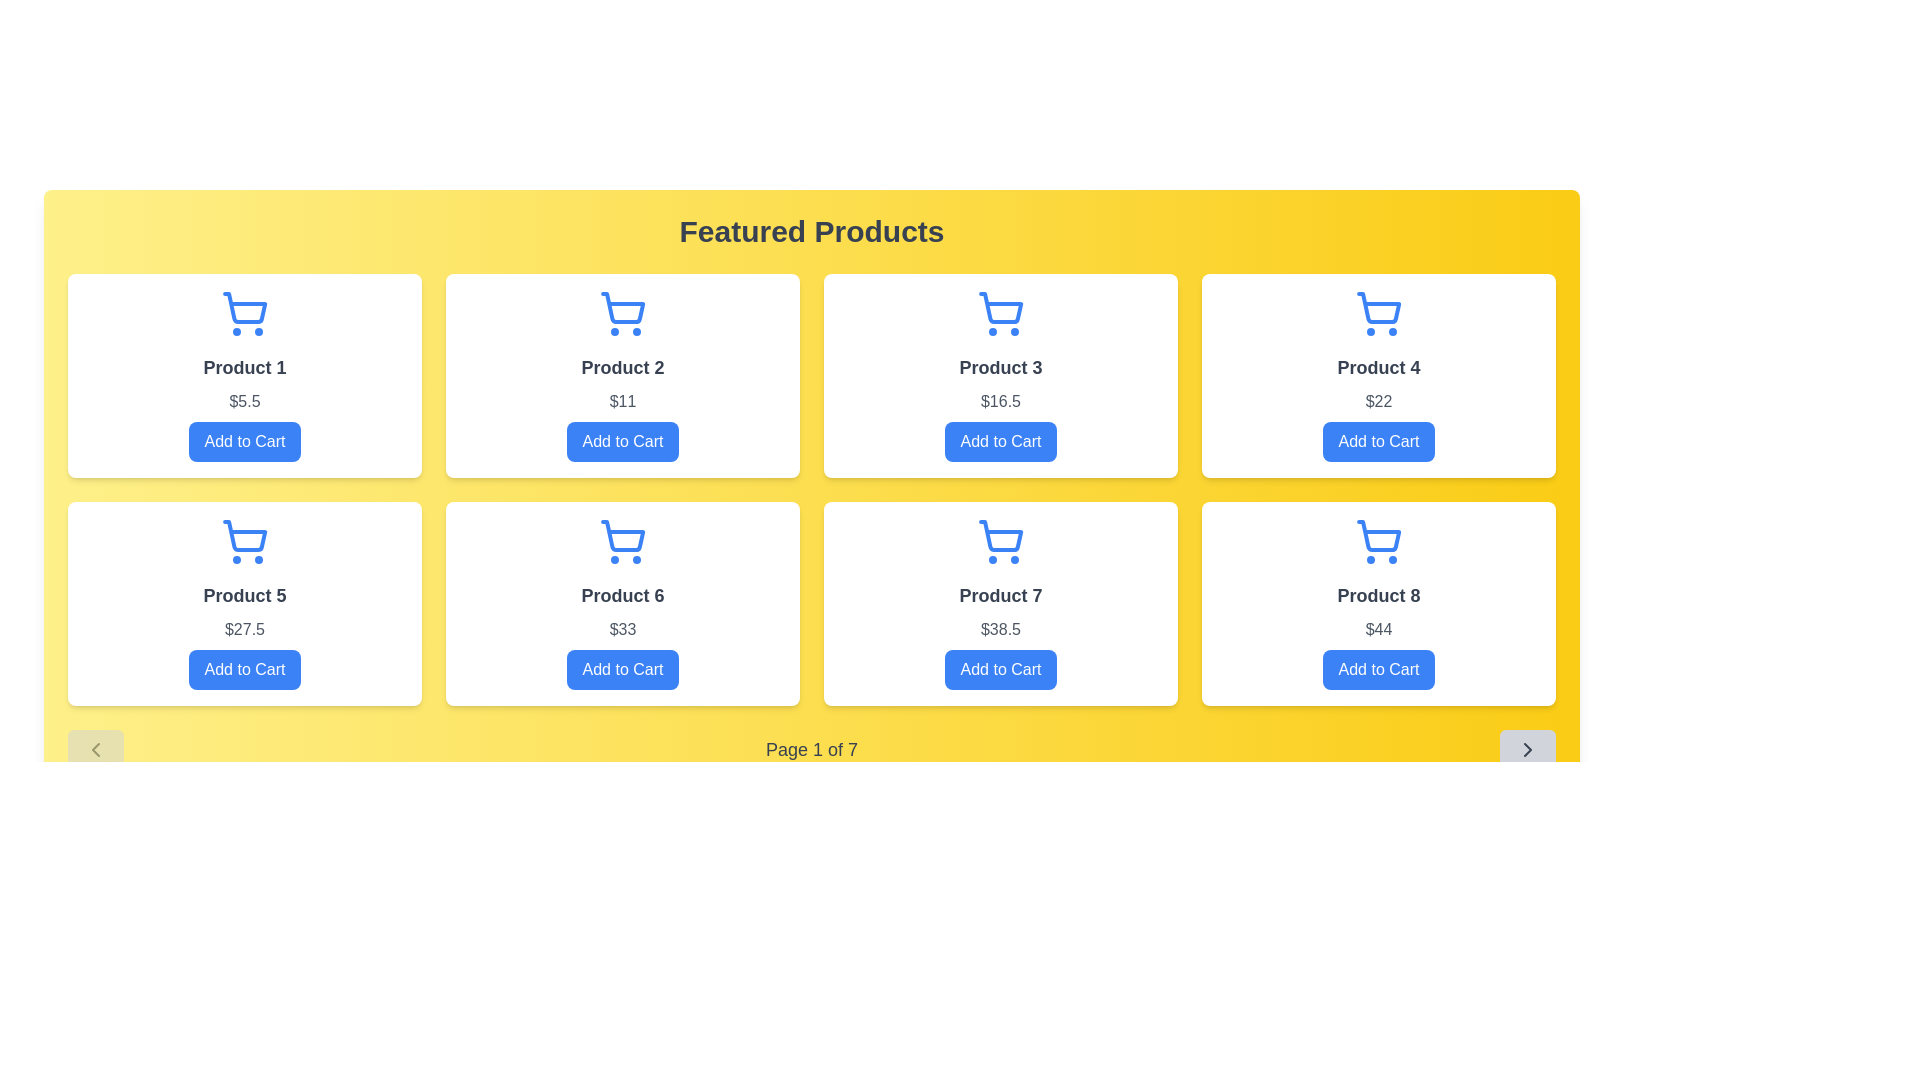 This screenshot has width=1920, height=1080. I want to click on product details from the Card UI component displaying 'Product 5' with price '$27.5', located in the second row and first column of the grid layout, so click(243, 603).